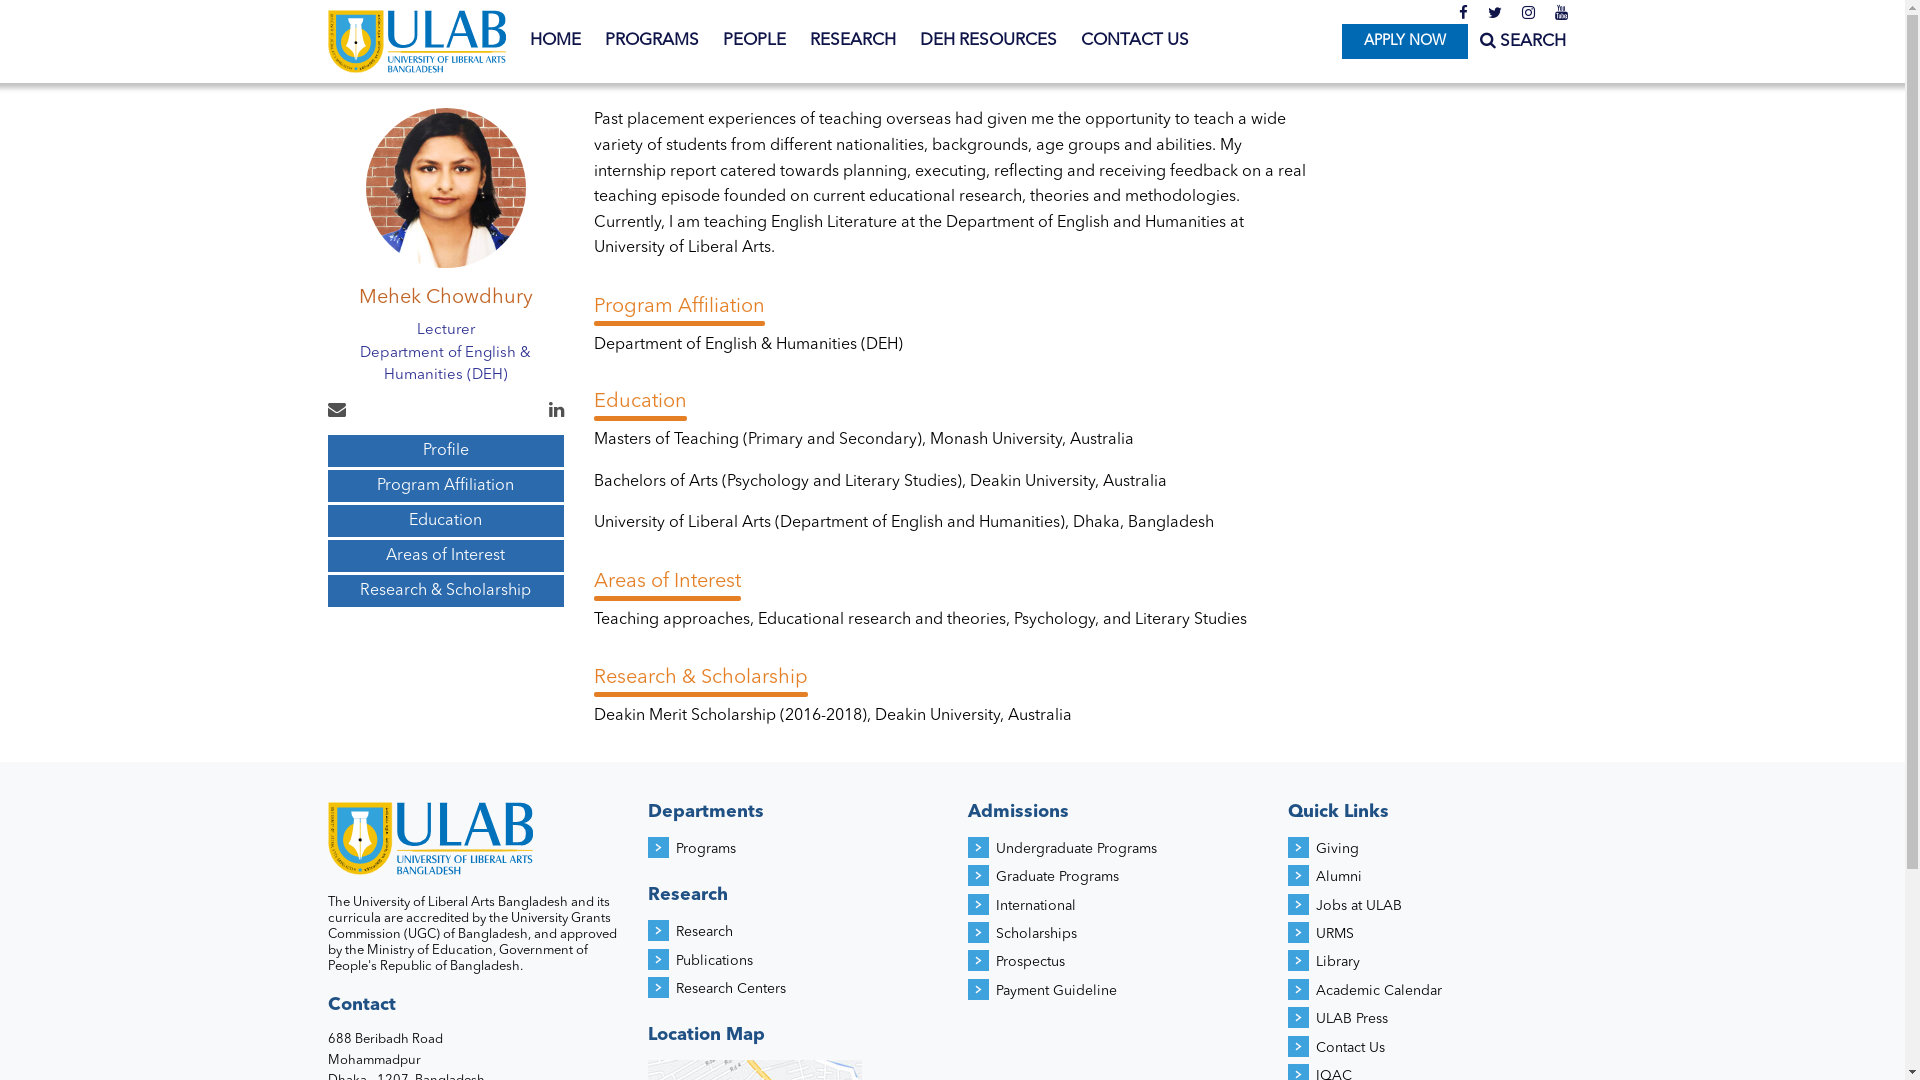  What do you see at coordinates (714, 959) in the screenshot?
I see `'Publications'` at bounding box center [714, 959].